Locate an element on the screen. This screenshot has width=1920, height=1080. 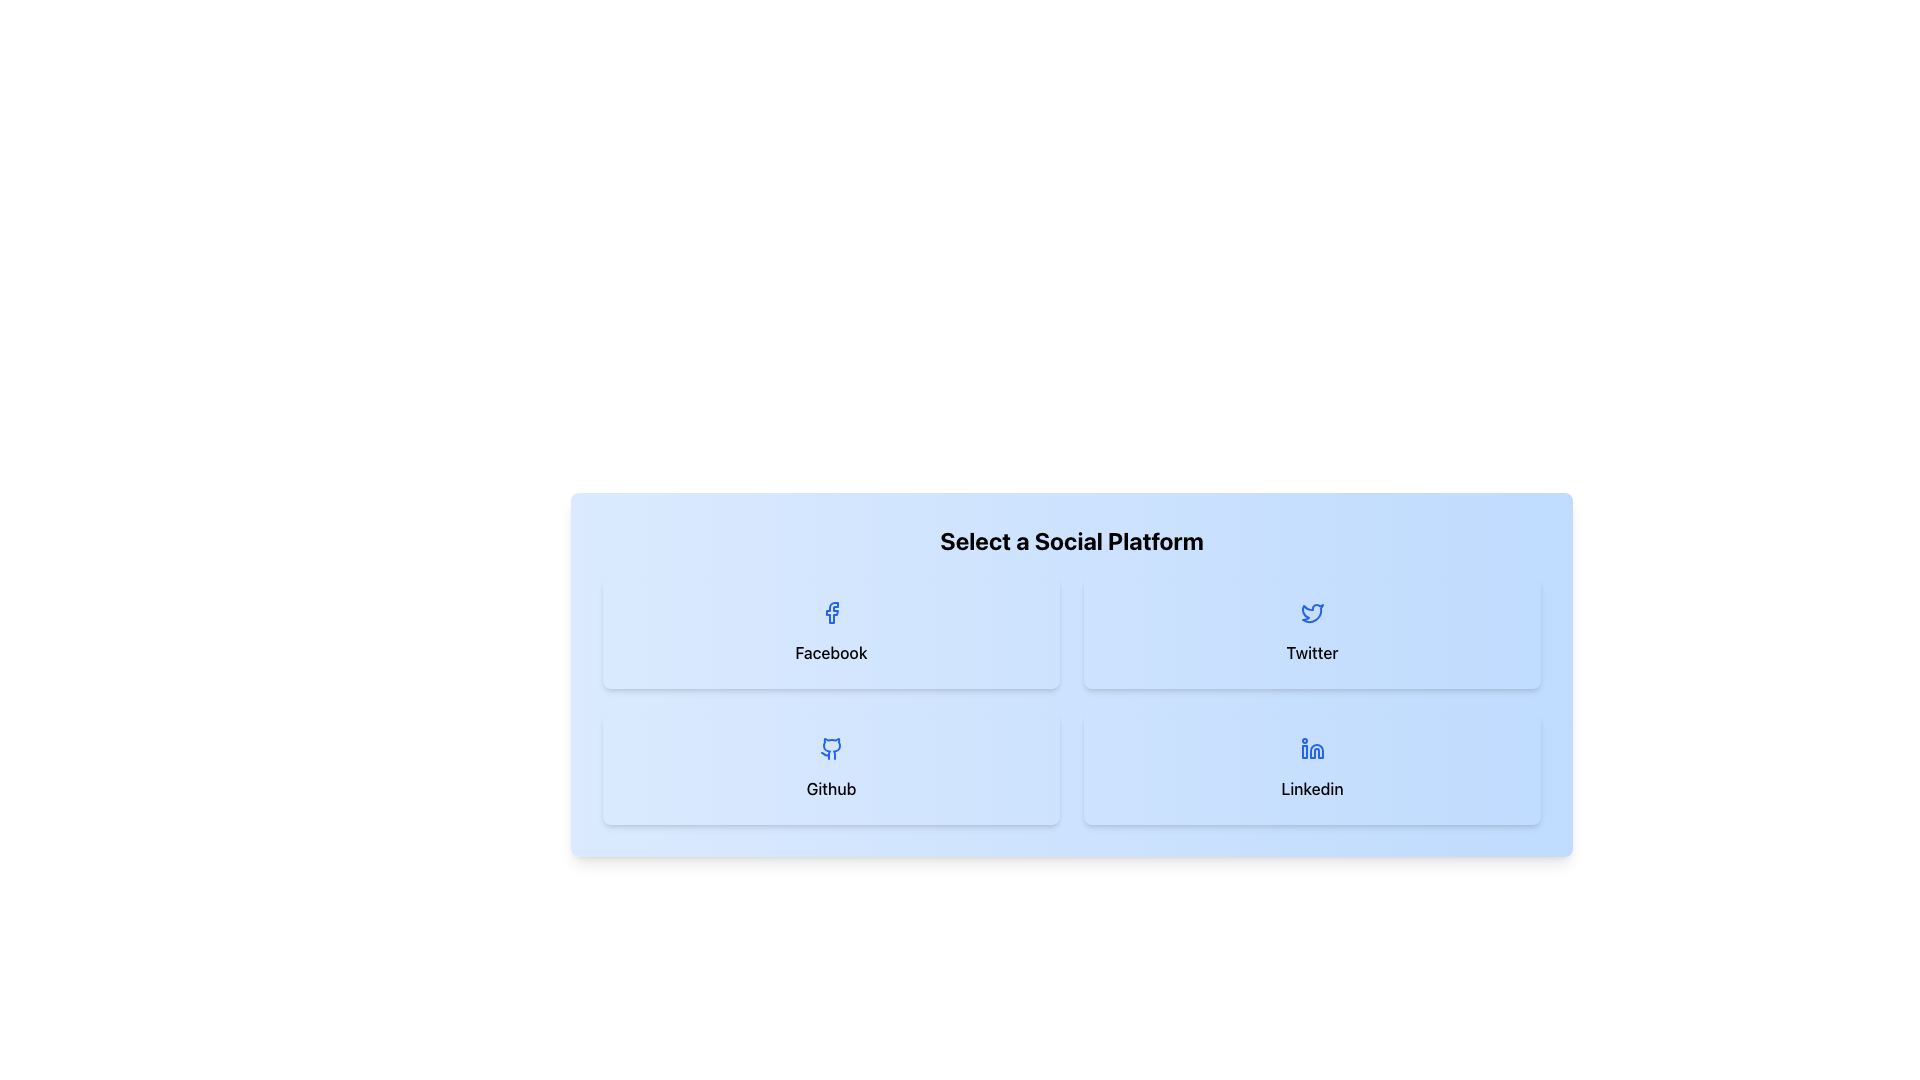
the GitHub selection card located in the lower-left quadrant of the social media platform selection grid is located at coordinates (831, 767).